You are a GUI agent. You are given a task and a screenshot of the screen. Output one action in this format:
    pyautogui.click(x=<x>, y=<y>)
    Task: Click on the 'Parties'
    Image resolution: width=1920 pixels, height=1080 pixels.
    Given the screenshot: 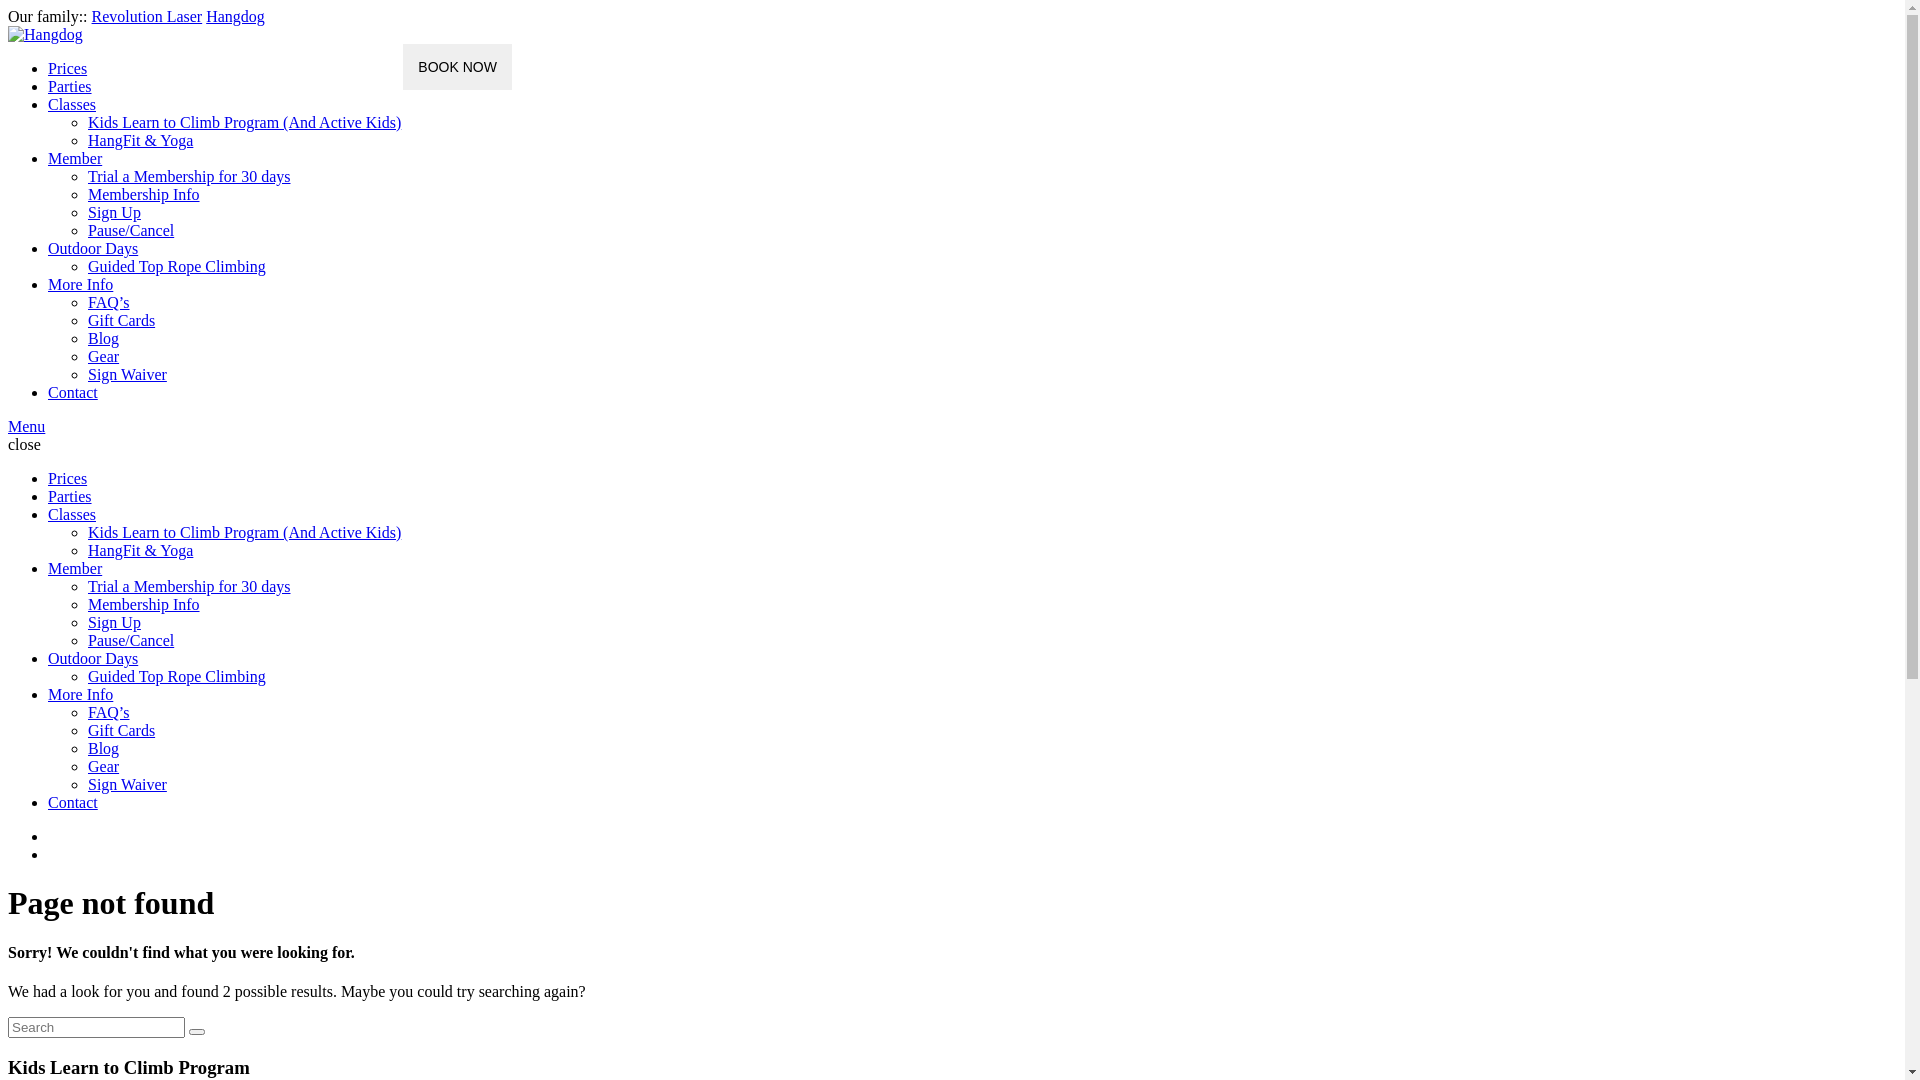 What is the action you would take?
    pyautogui.click(x=70, y=85)
    